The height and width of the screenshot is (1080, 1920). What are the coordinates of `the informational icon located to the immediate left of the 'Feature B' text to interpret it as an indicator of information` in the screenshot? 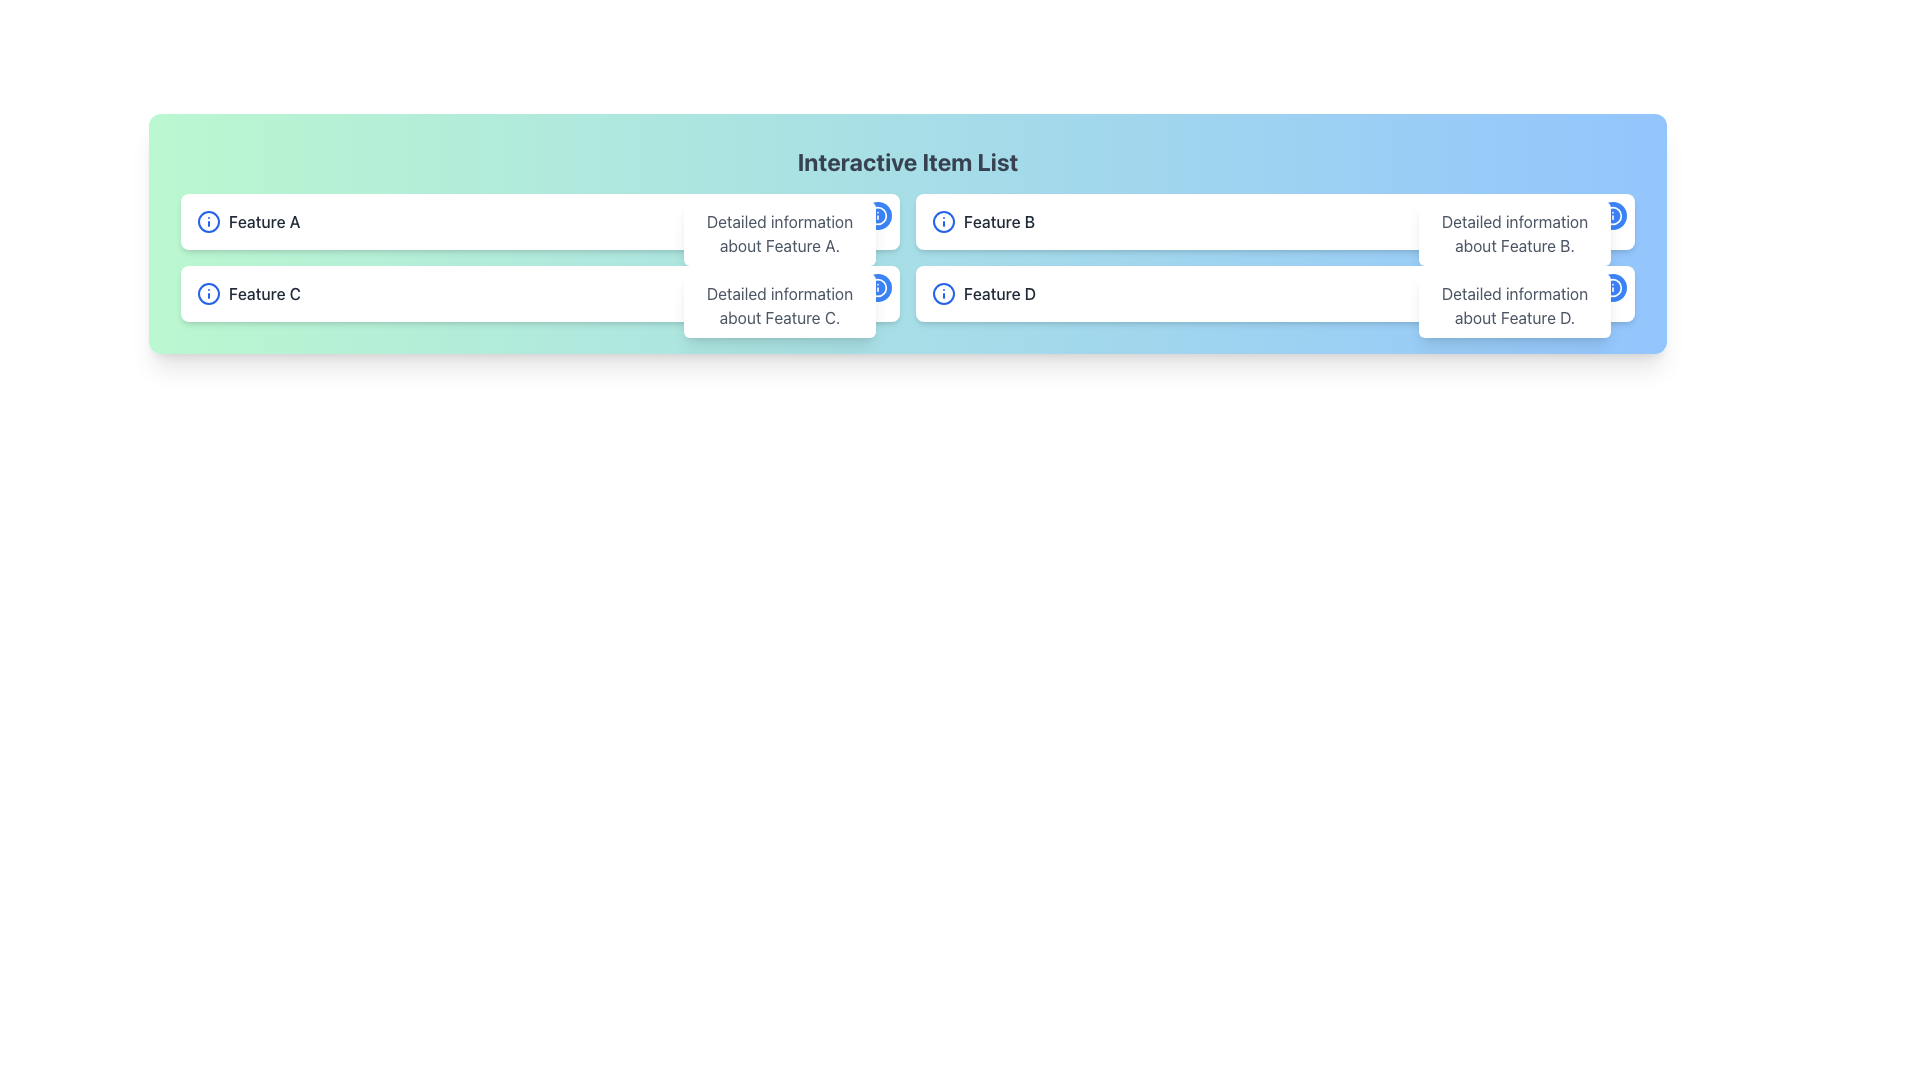 It's located at (943, 222).